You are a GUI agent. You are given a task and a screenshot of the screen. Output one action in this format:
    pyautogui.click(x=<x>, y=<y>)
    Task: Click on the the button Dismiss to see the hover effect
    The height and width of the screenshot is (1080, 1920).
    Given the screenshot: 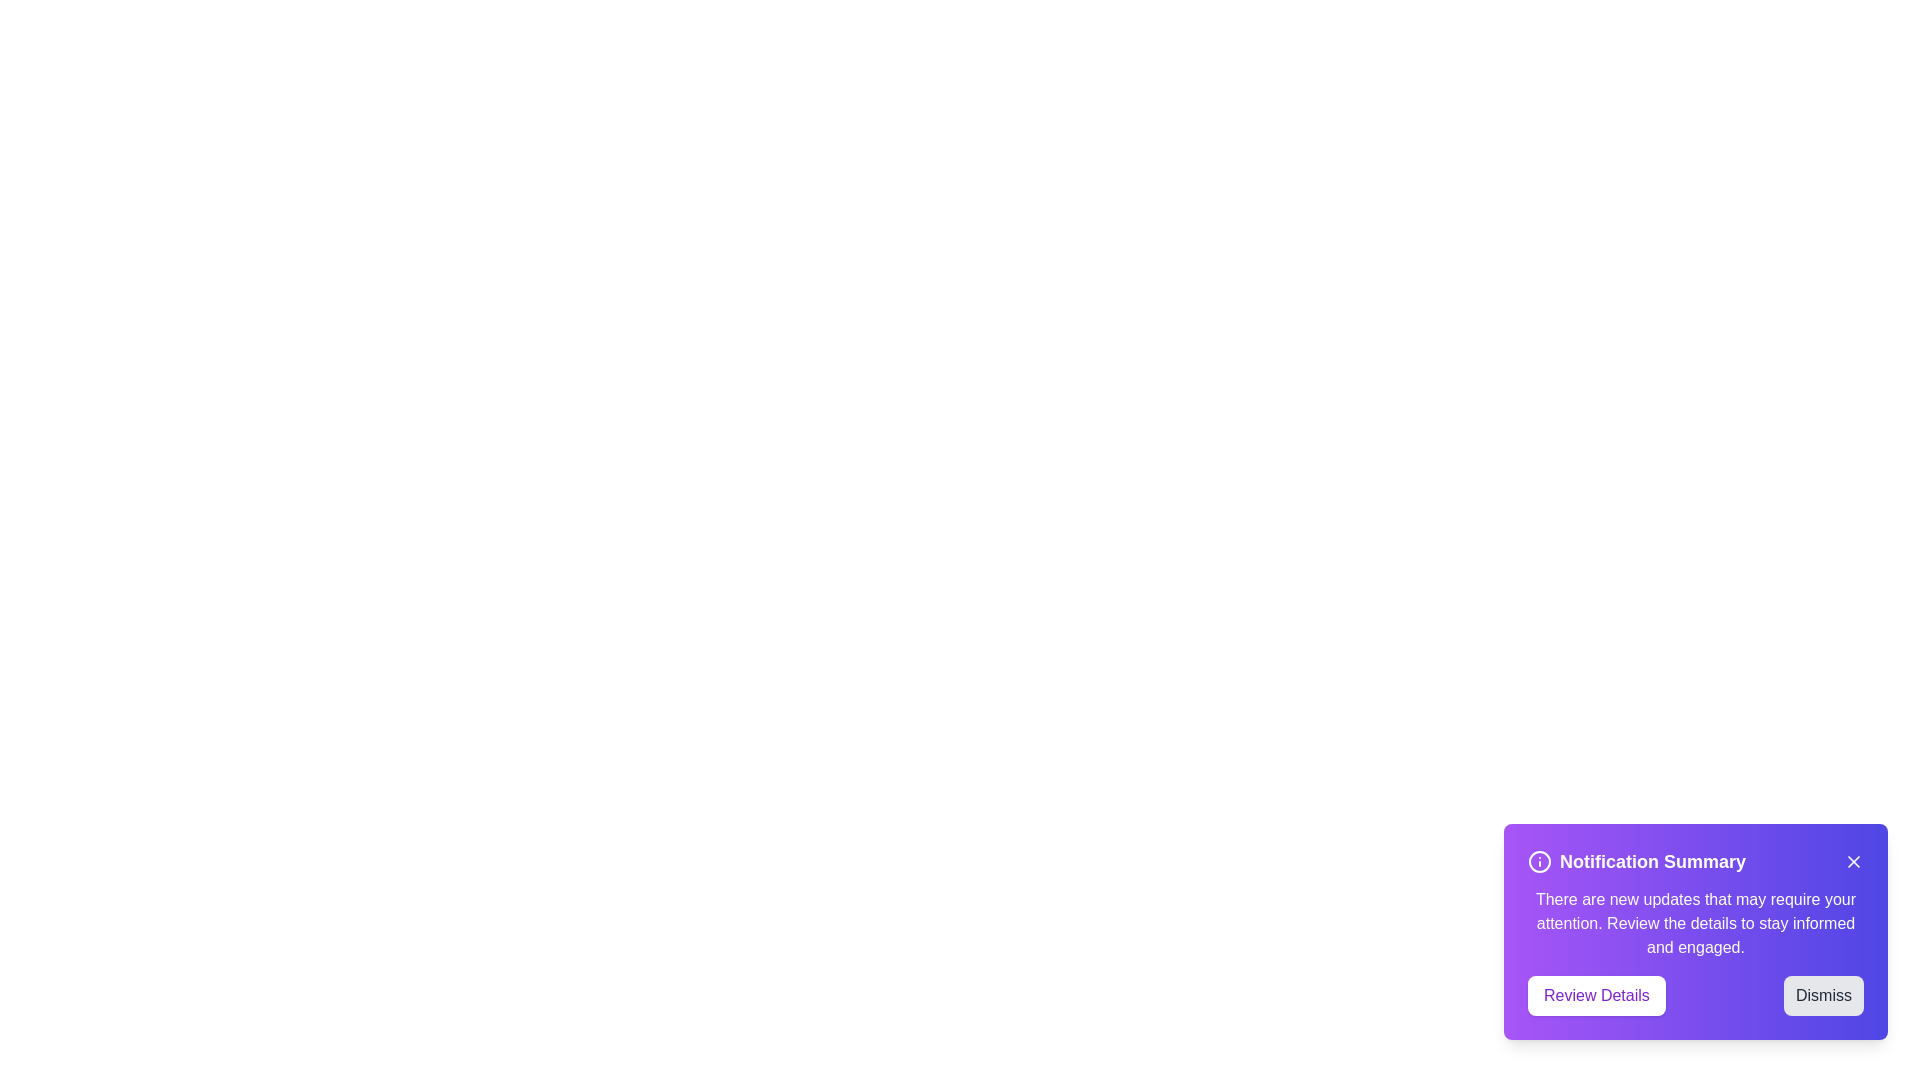 What is the action you would take?
    pyautogui.click(x=1824, y=995)
    